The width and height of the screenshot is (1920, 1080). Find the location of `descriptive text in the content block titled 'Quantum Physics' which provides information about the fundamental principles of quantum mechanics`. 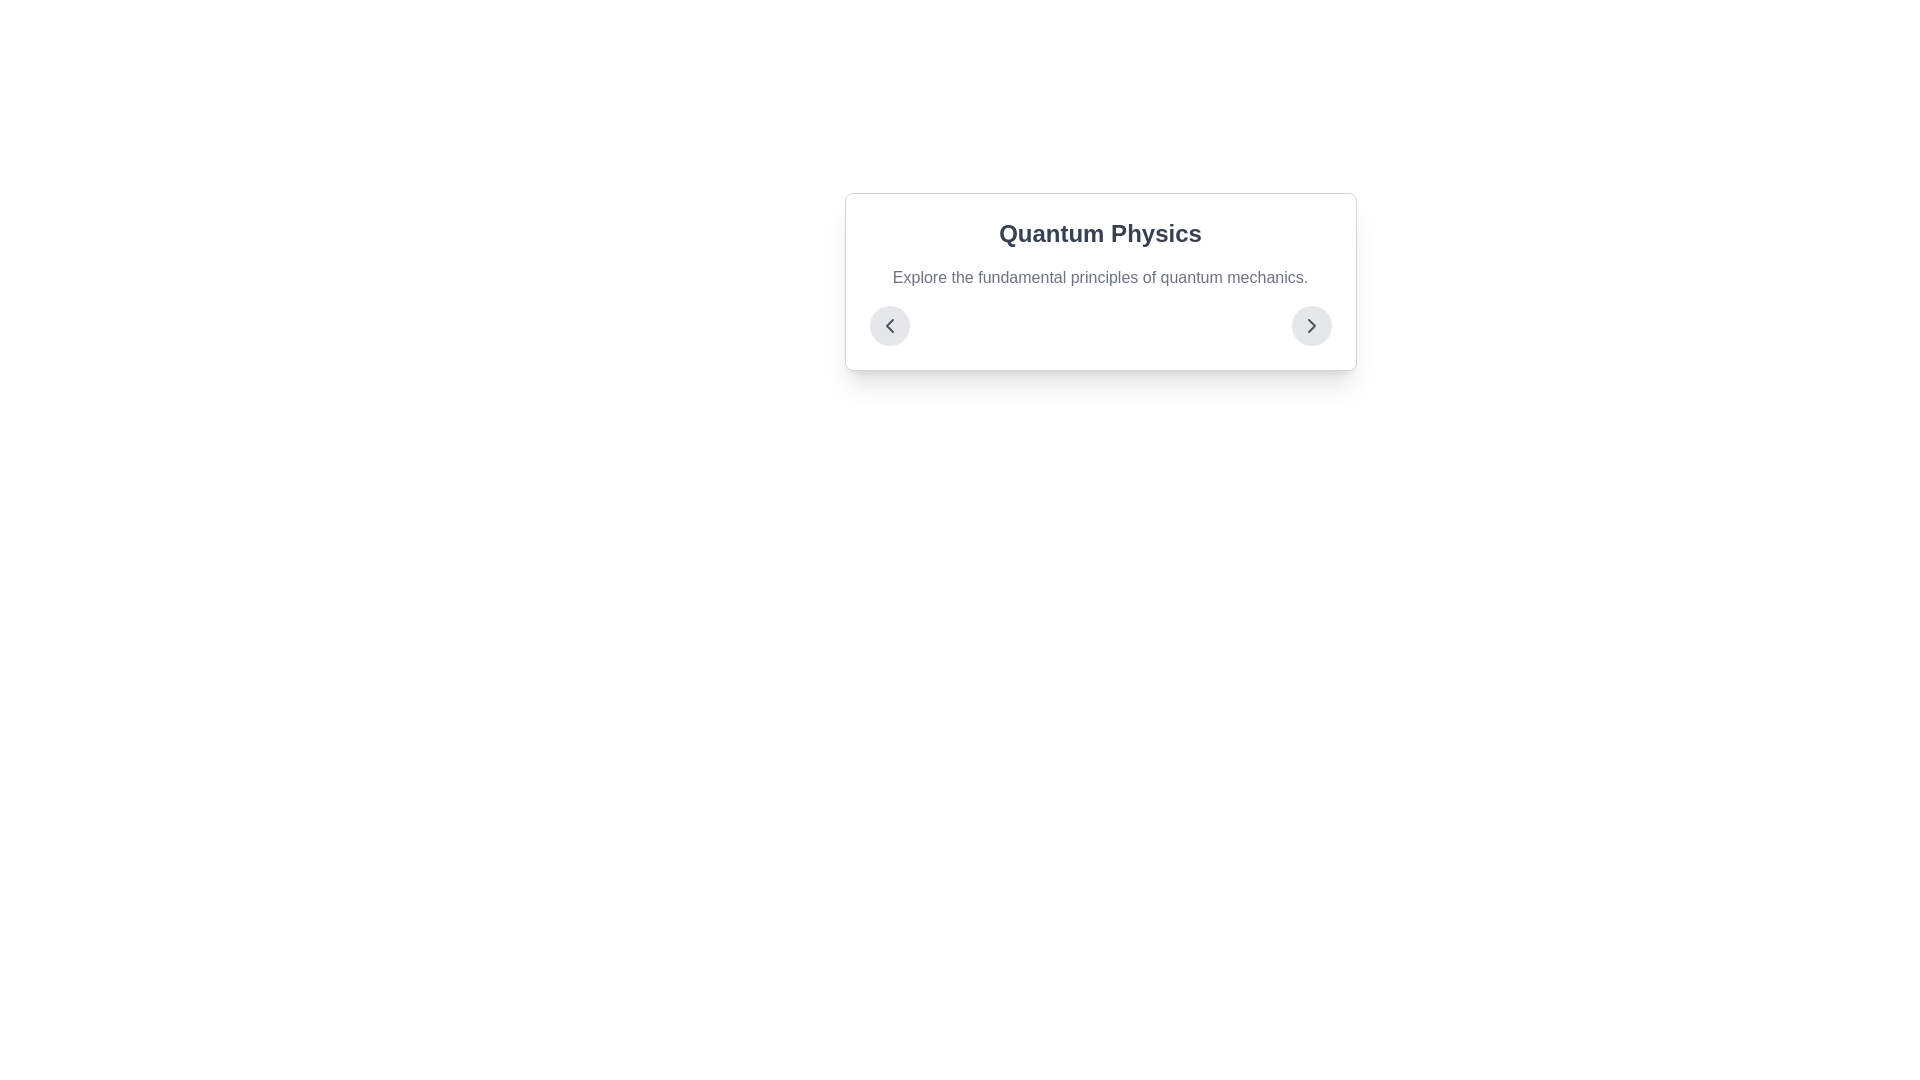

descriptive text in the content block titled 'Quantum Physics' which provides information about the fundamental principles of quantum mechanics is located at coordinates (1099, 281).